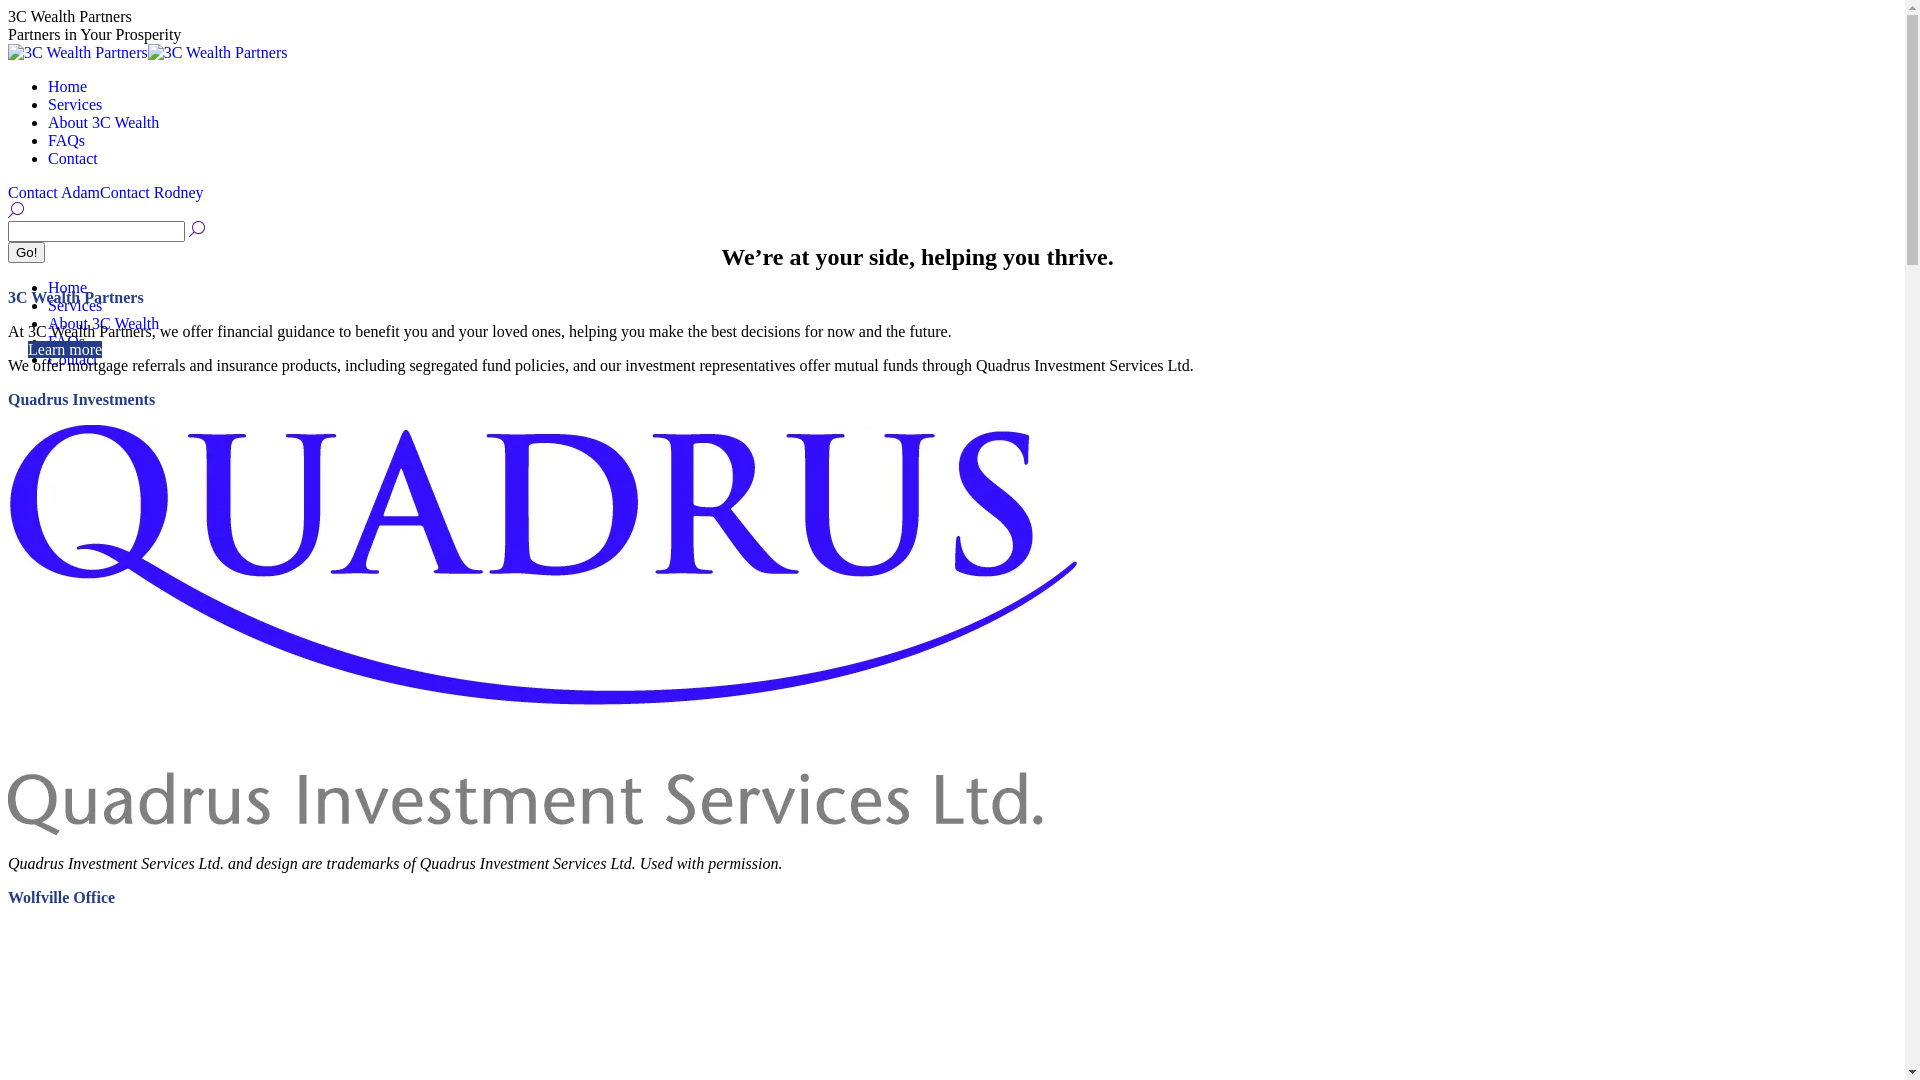 This screenshot has width=1920, height=1080. What do you see at coordinates (26, 251) in the screenshot?
I see `'Go!'` at bounding box center [26, 251].